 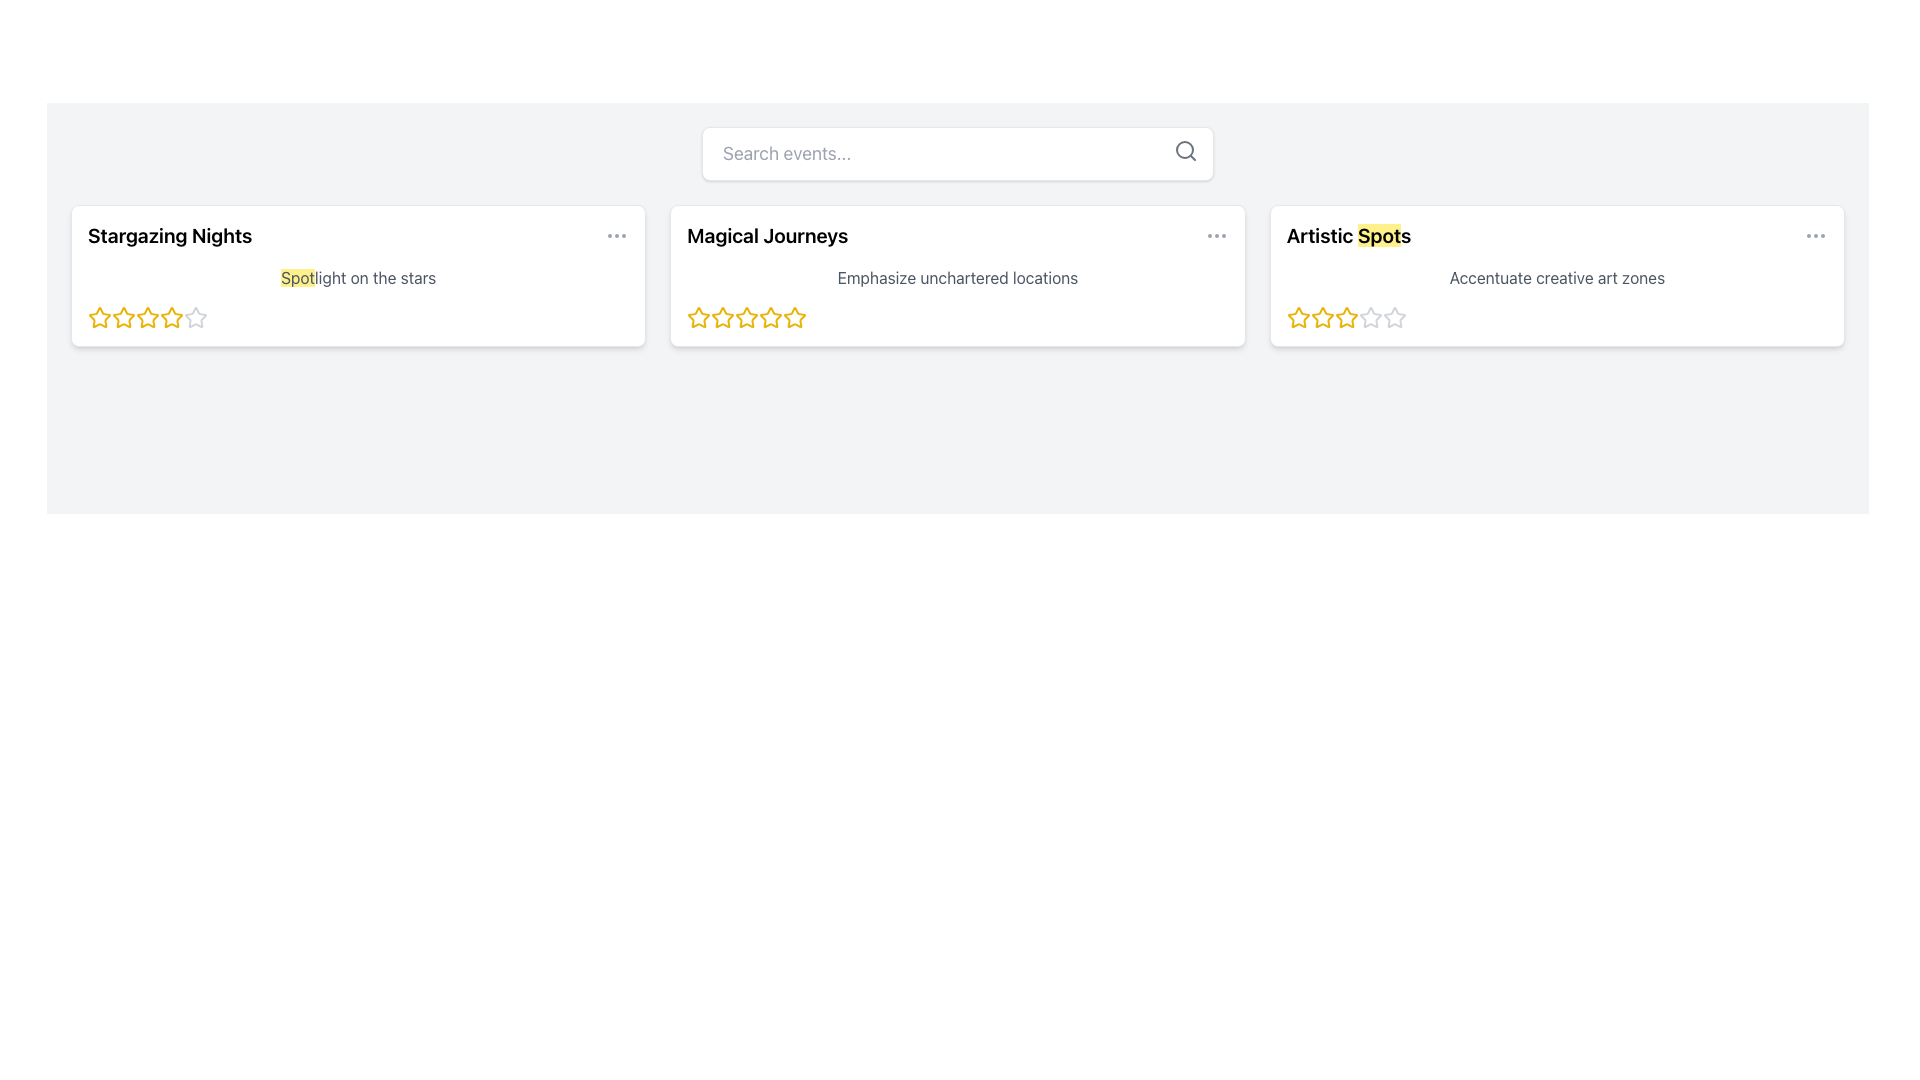 I want to click on the first yellow star icon in the 5-star rating component of the 'Stargazing Nights' card located in the leftmost column, so click(x=99, y=316).